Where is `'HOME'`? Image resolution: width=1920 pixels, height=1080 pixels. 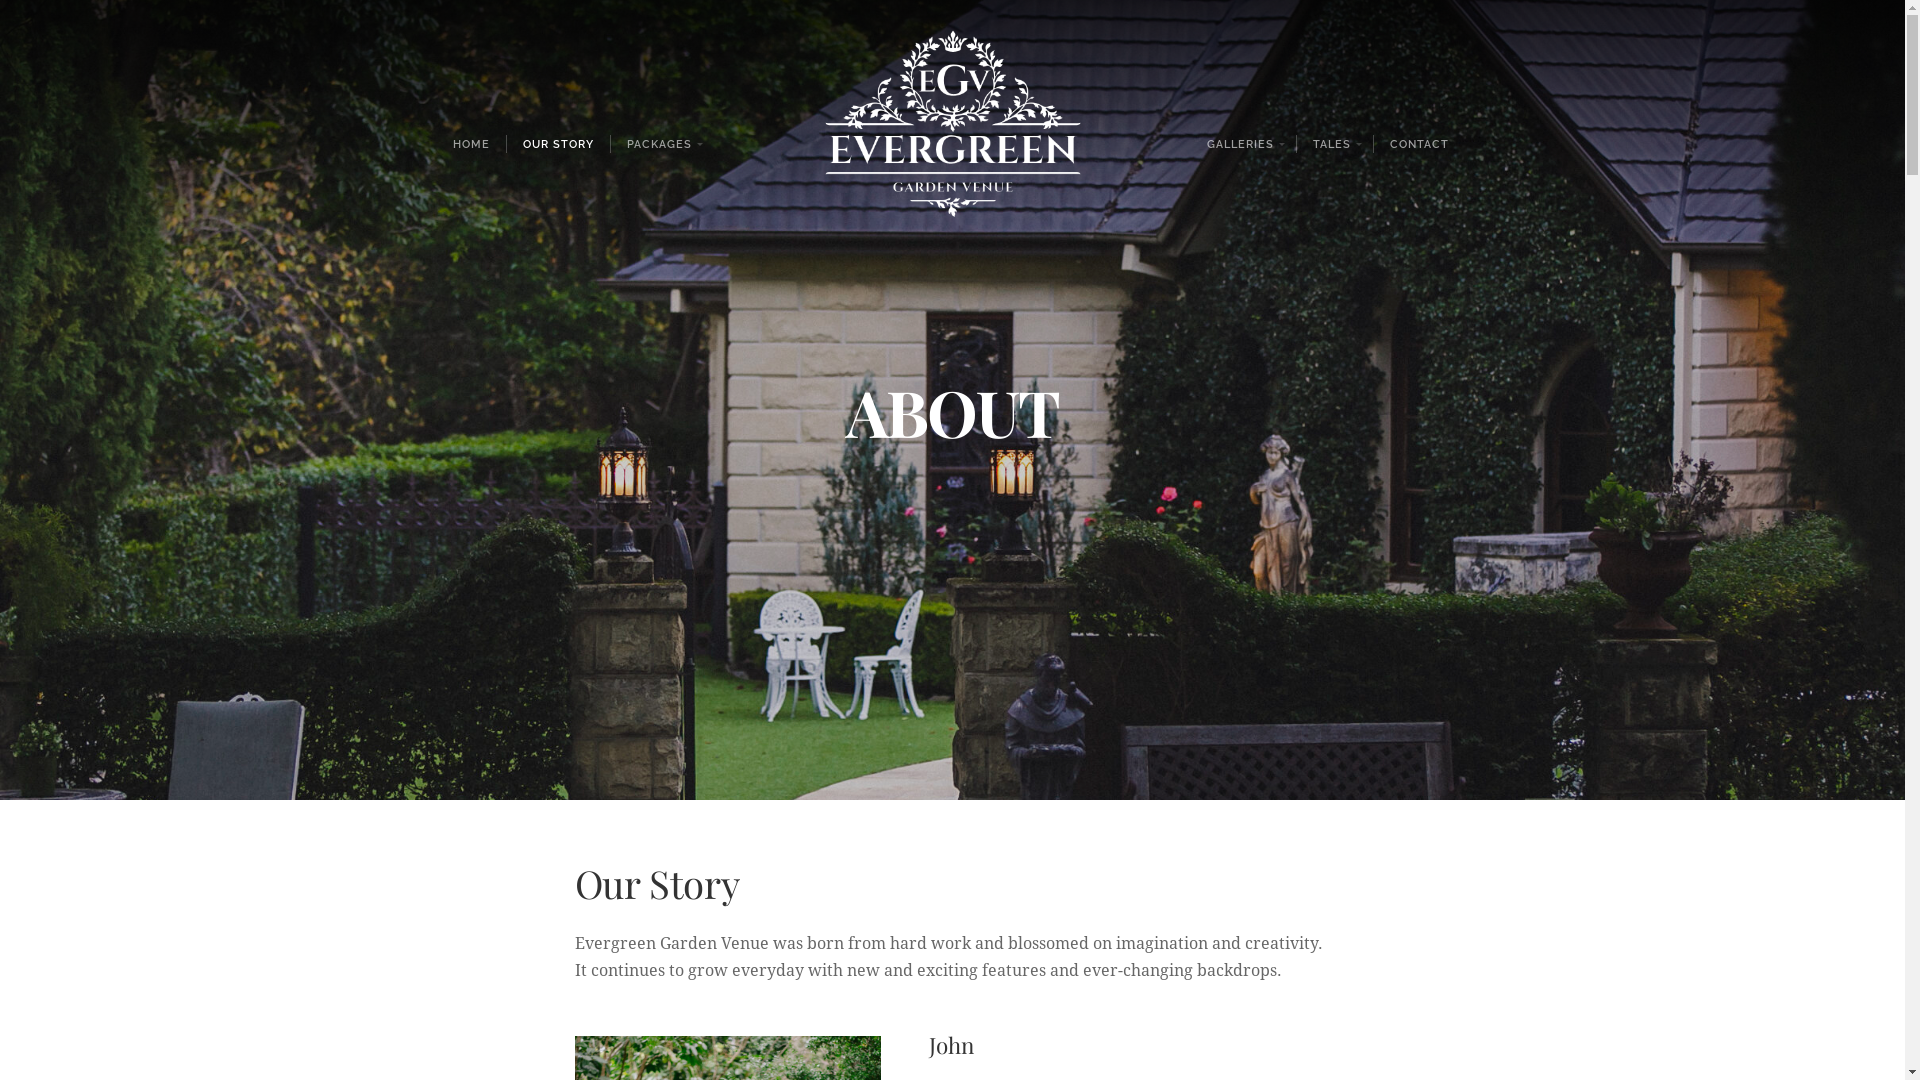 'HOME' is located at coordinates (435, 142).